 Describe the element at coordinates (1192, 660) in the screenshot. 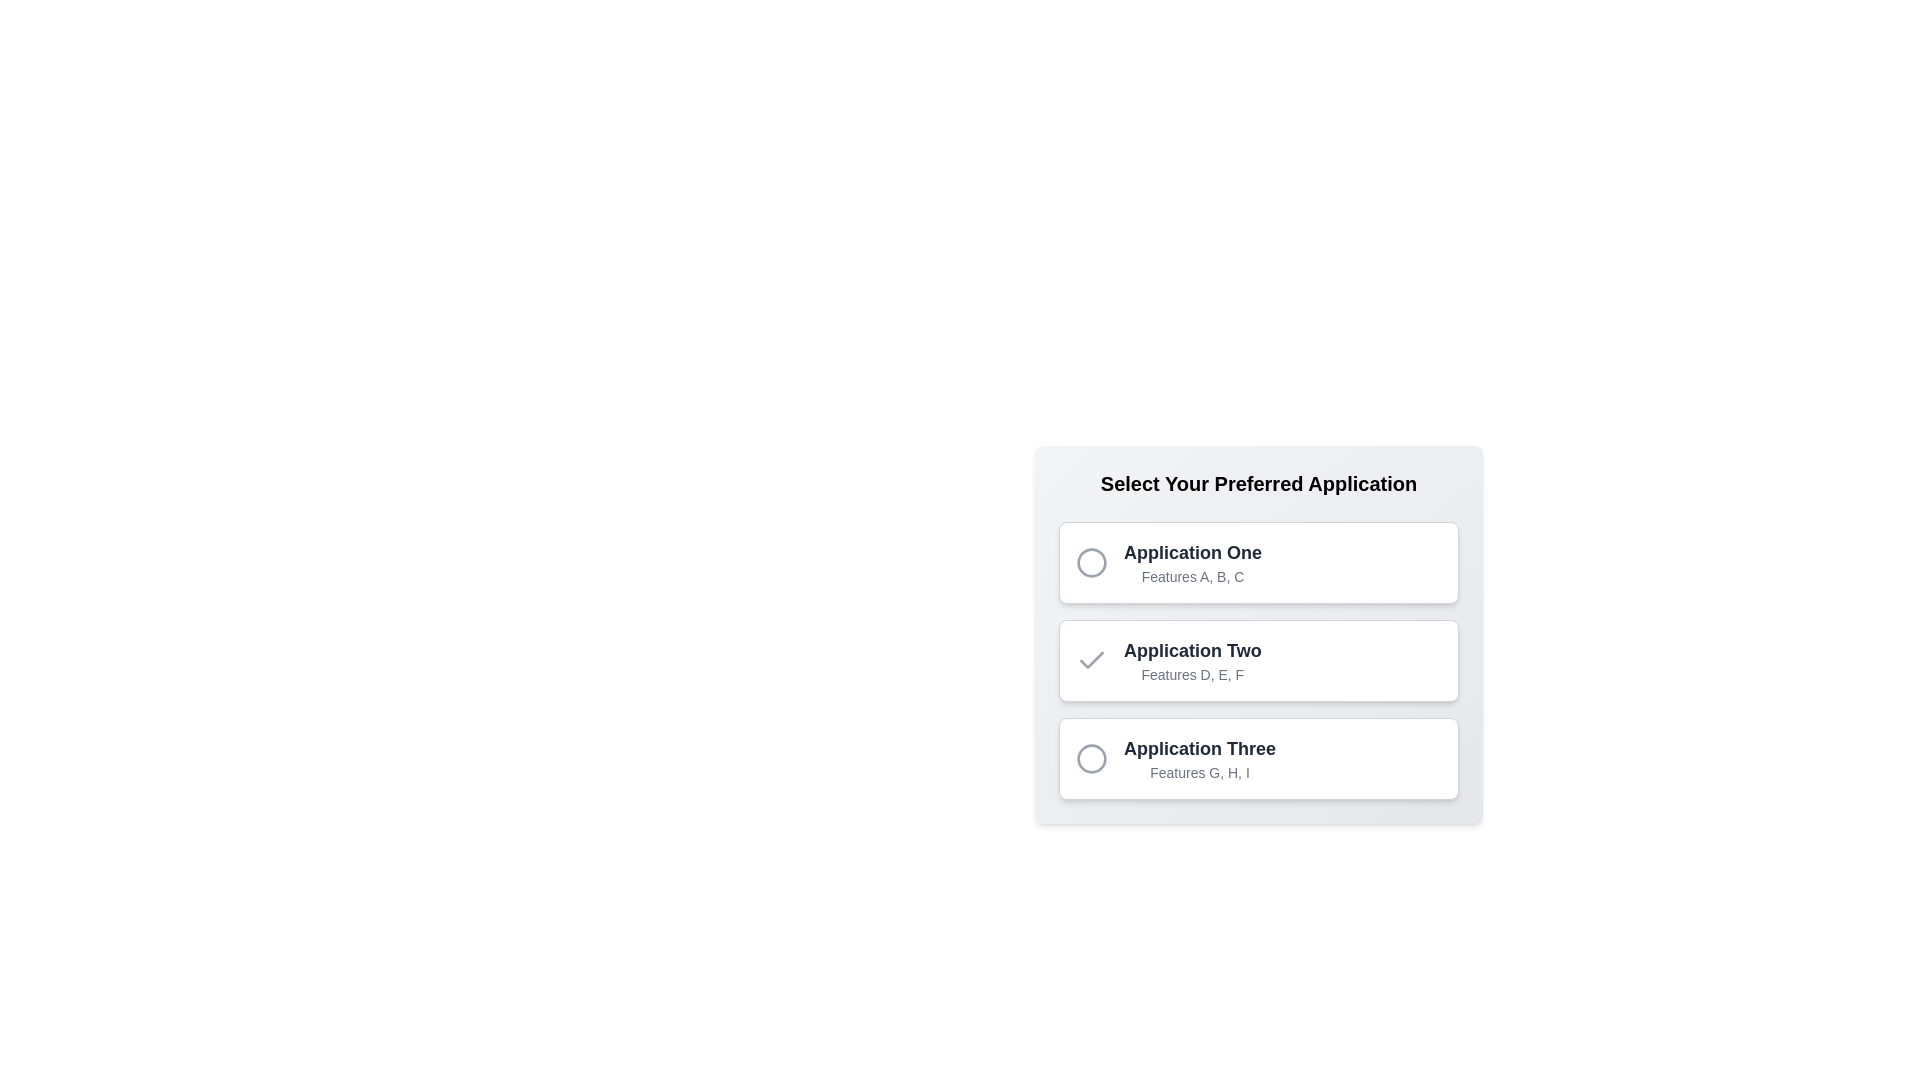

I see `the informational Text Display that describes the features of the corresponding application option, located between 'Application One' and 'Application Three' under 'Select Your Preferred Application'` at that location.